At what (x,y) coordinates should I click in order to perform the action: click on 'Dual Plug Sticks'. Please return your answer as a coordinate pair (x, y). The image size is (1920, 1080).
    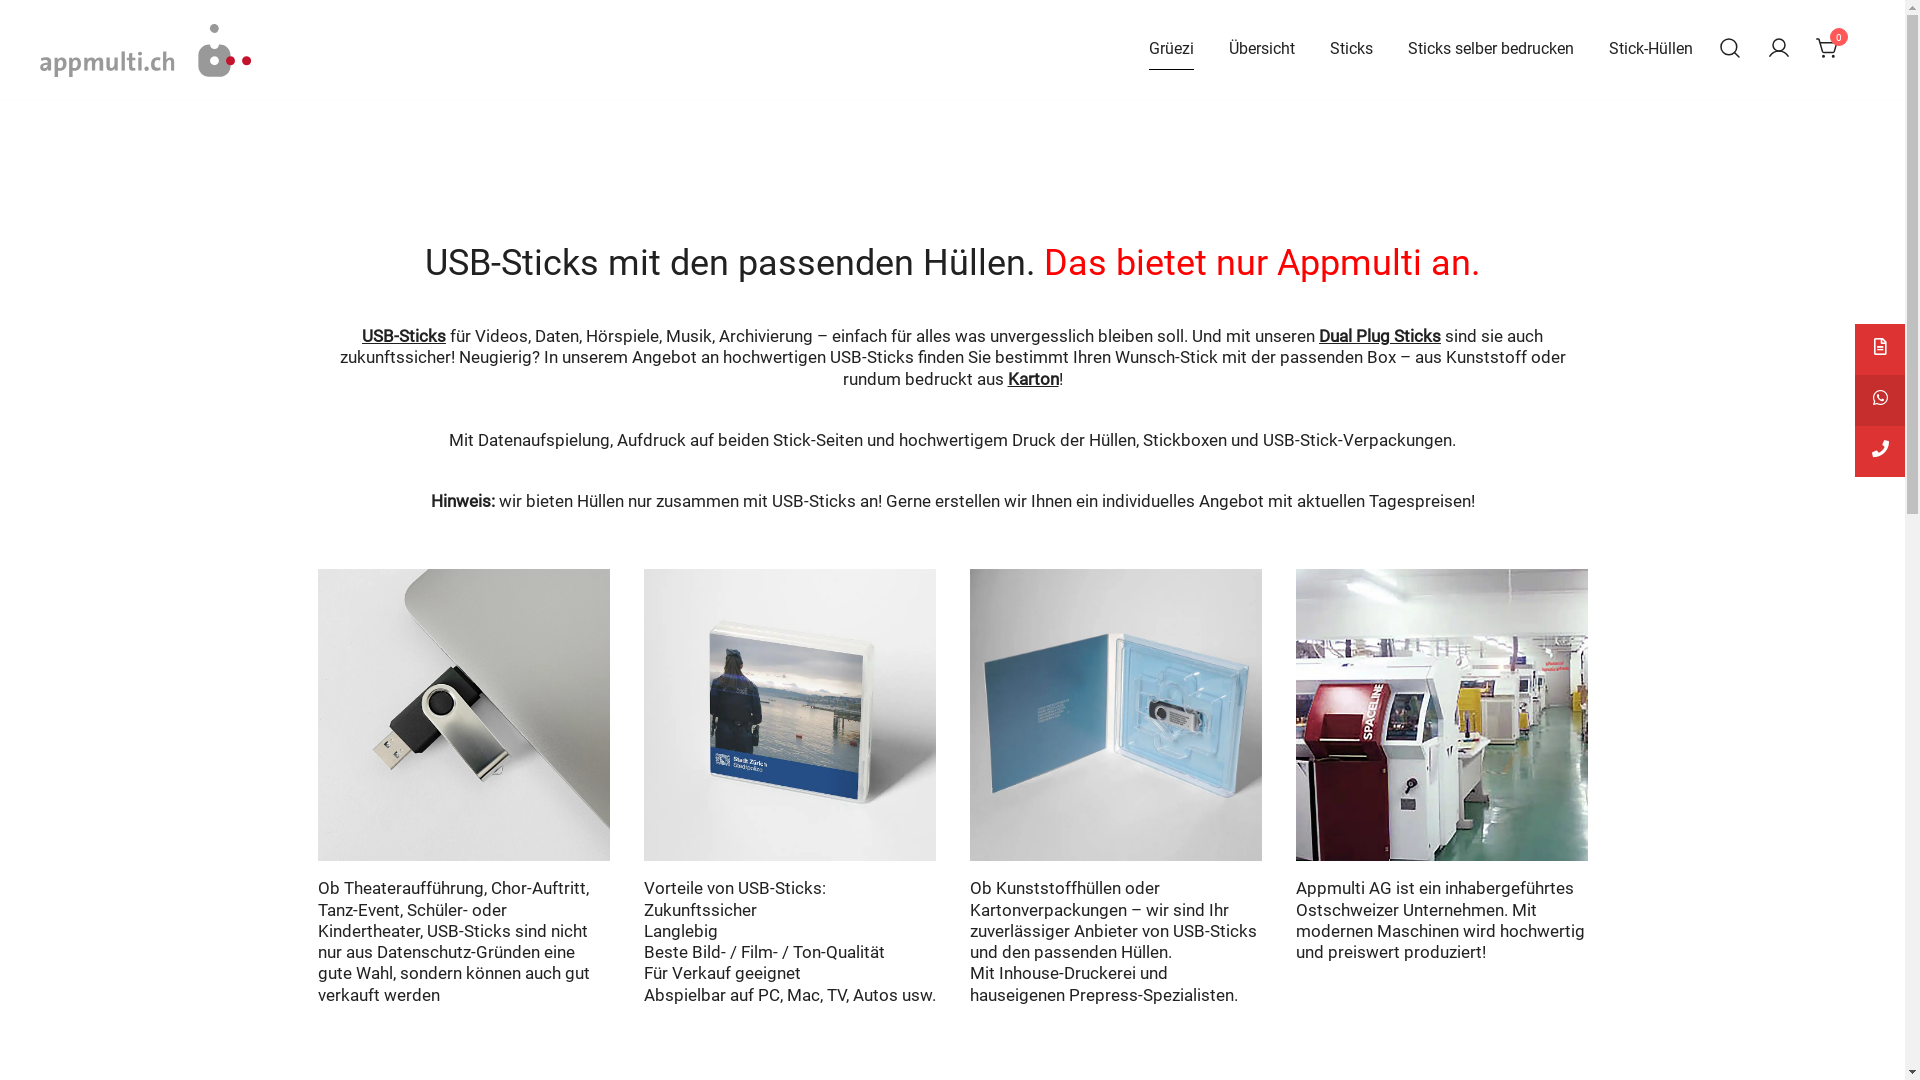
    Looking at the image, I should click on (1379, 334).